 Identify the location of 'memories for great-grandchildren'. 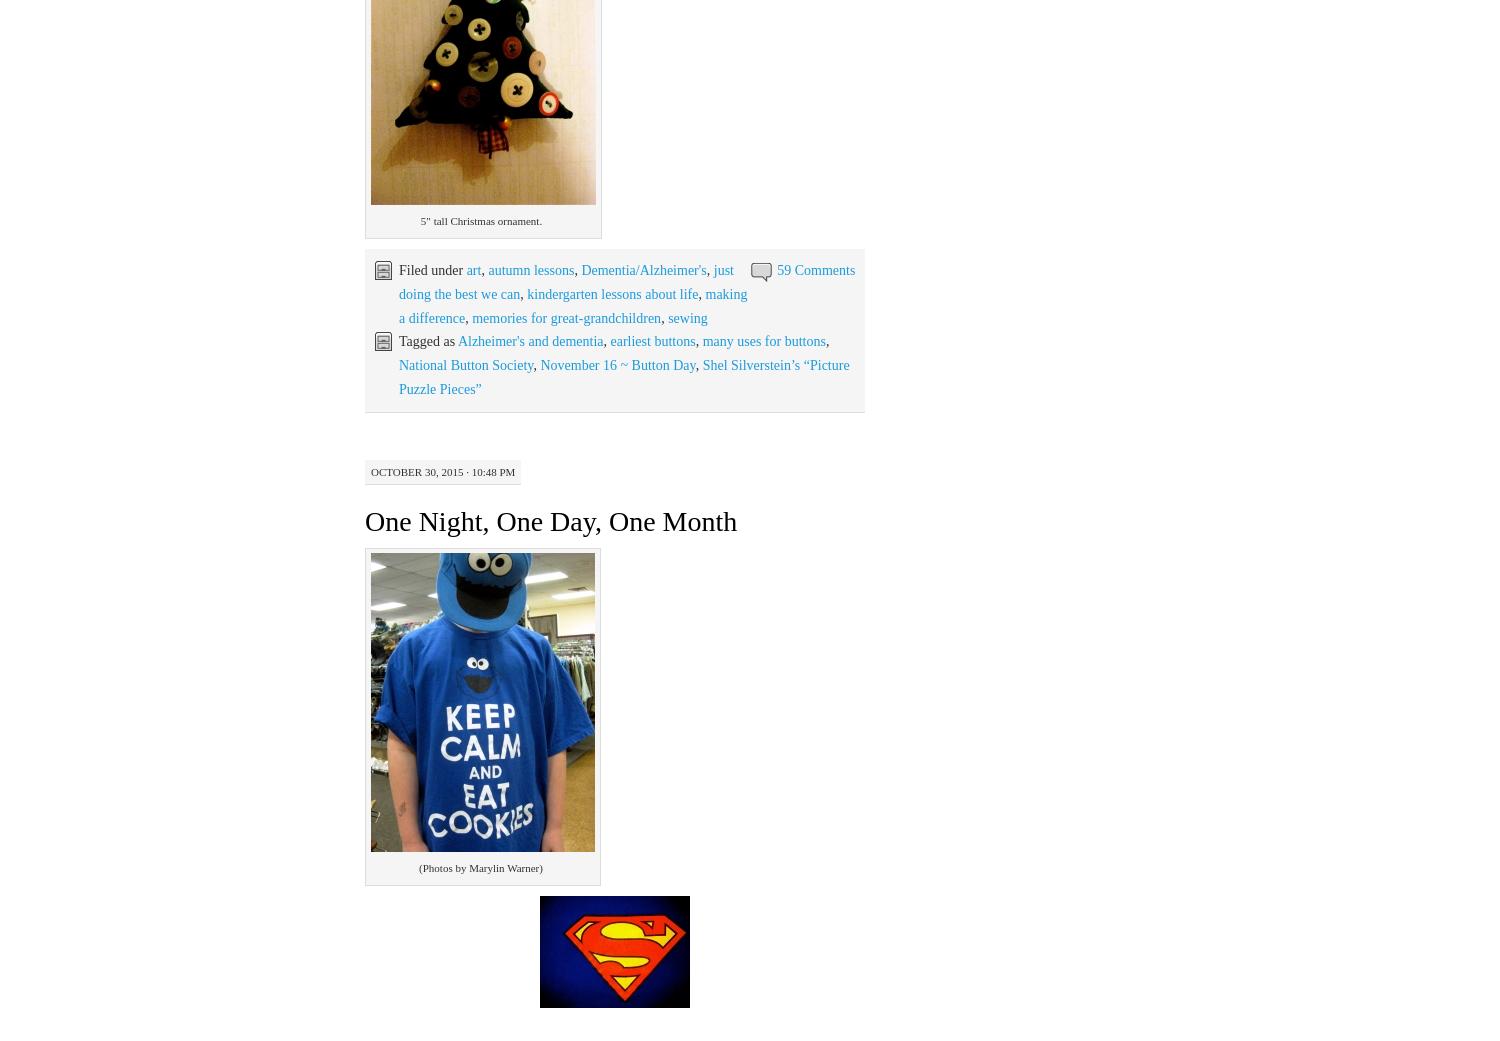
(565, 317).